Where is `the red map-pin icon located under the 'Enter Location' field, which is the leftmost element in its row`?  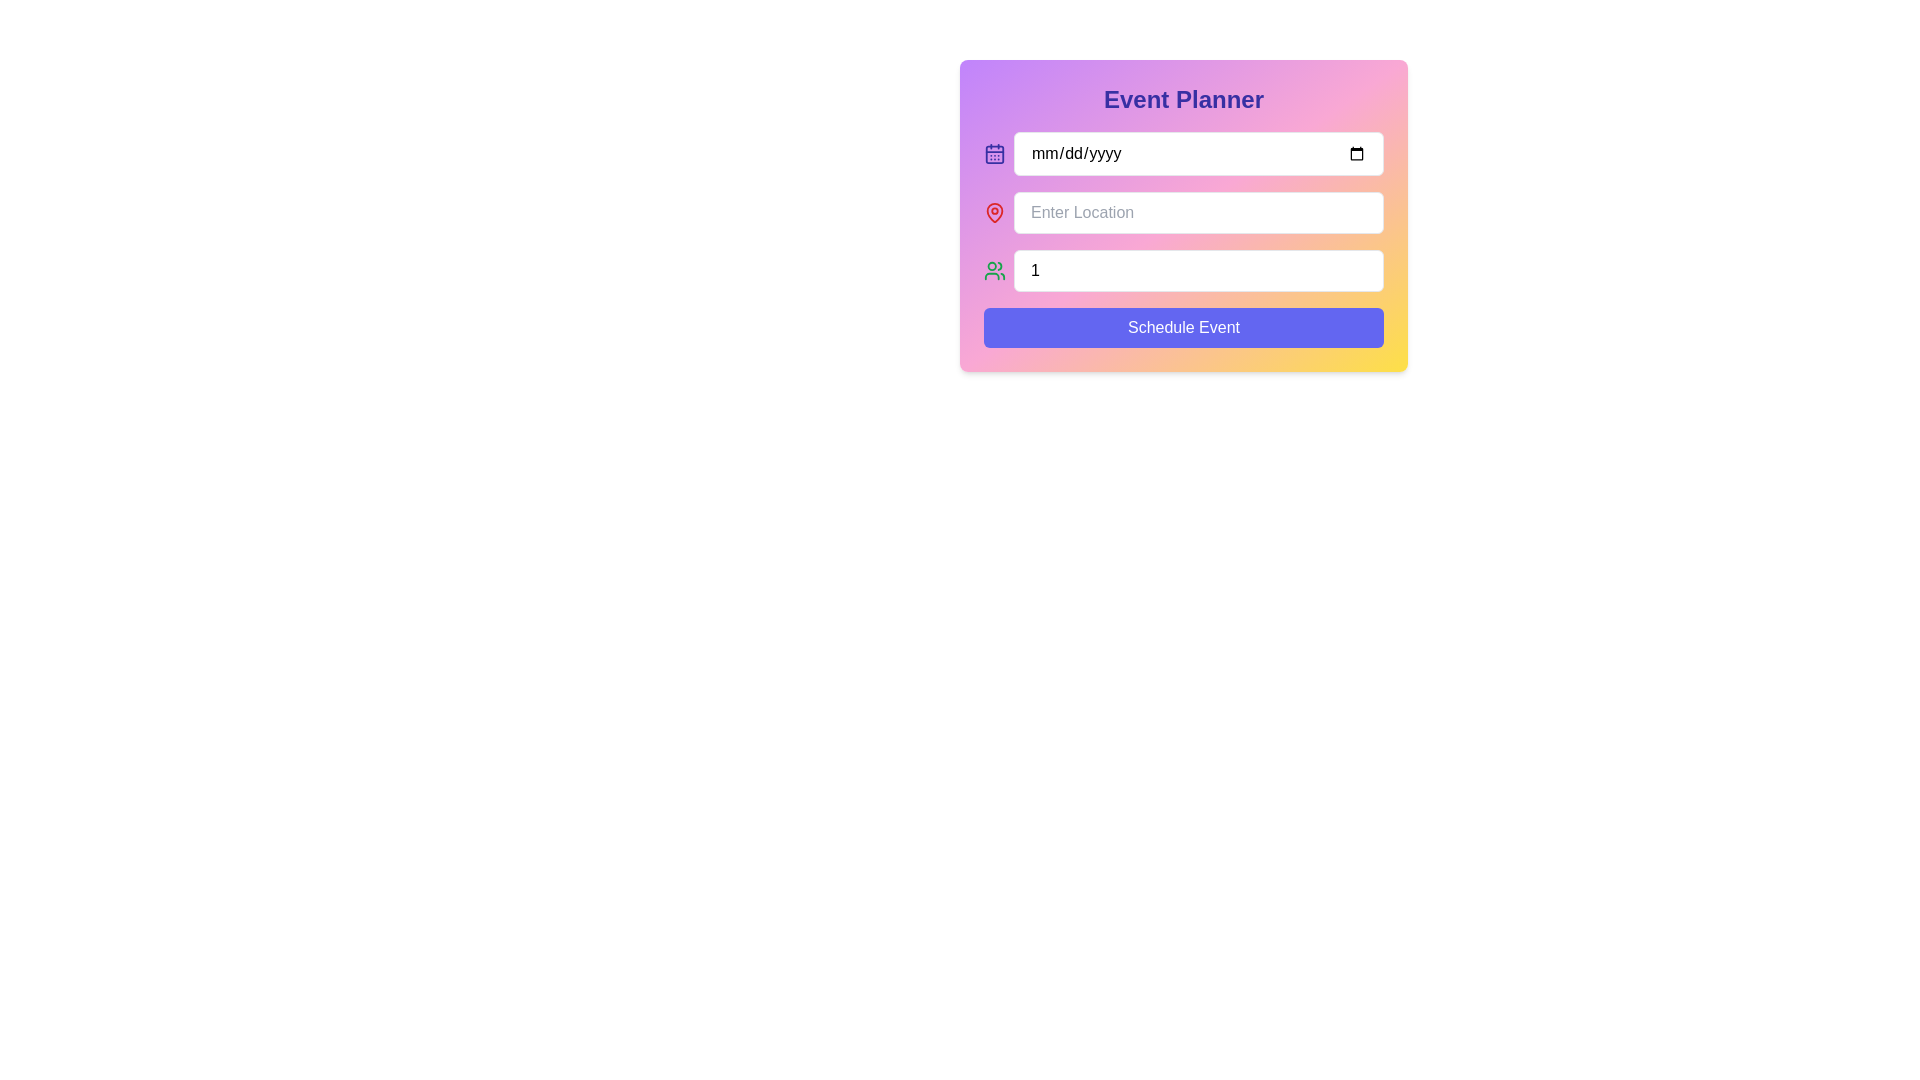
the red map-pin icon located under the 'Enter Location' field, which is the leftmost element in its row is located at coordinates (994, 212).